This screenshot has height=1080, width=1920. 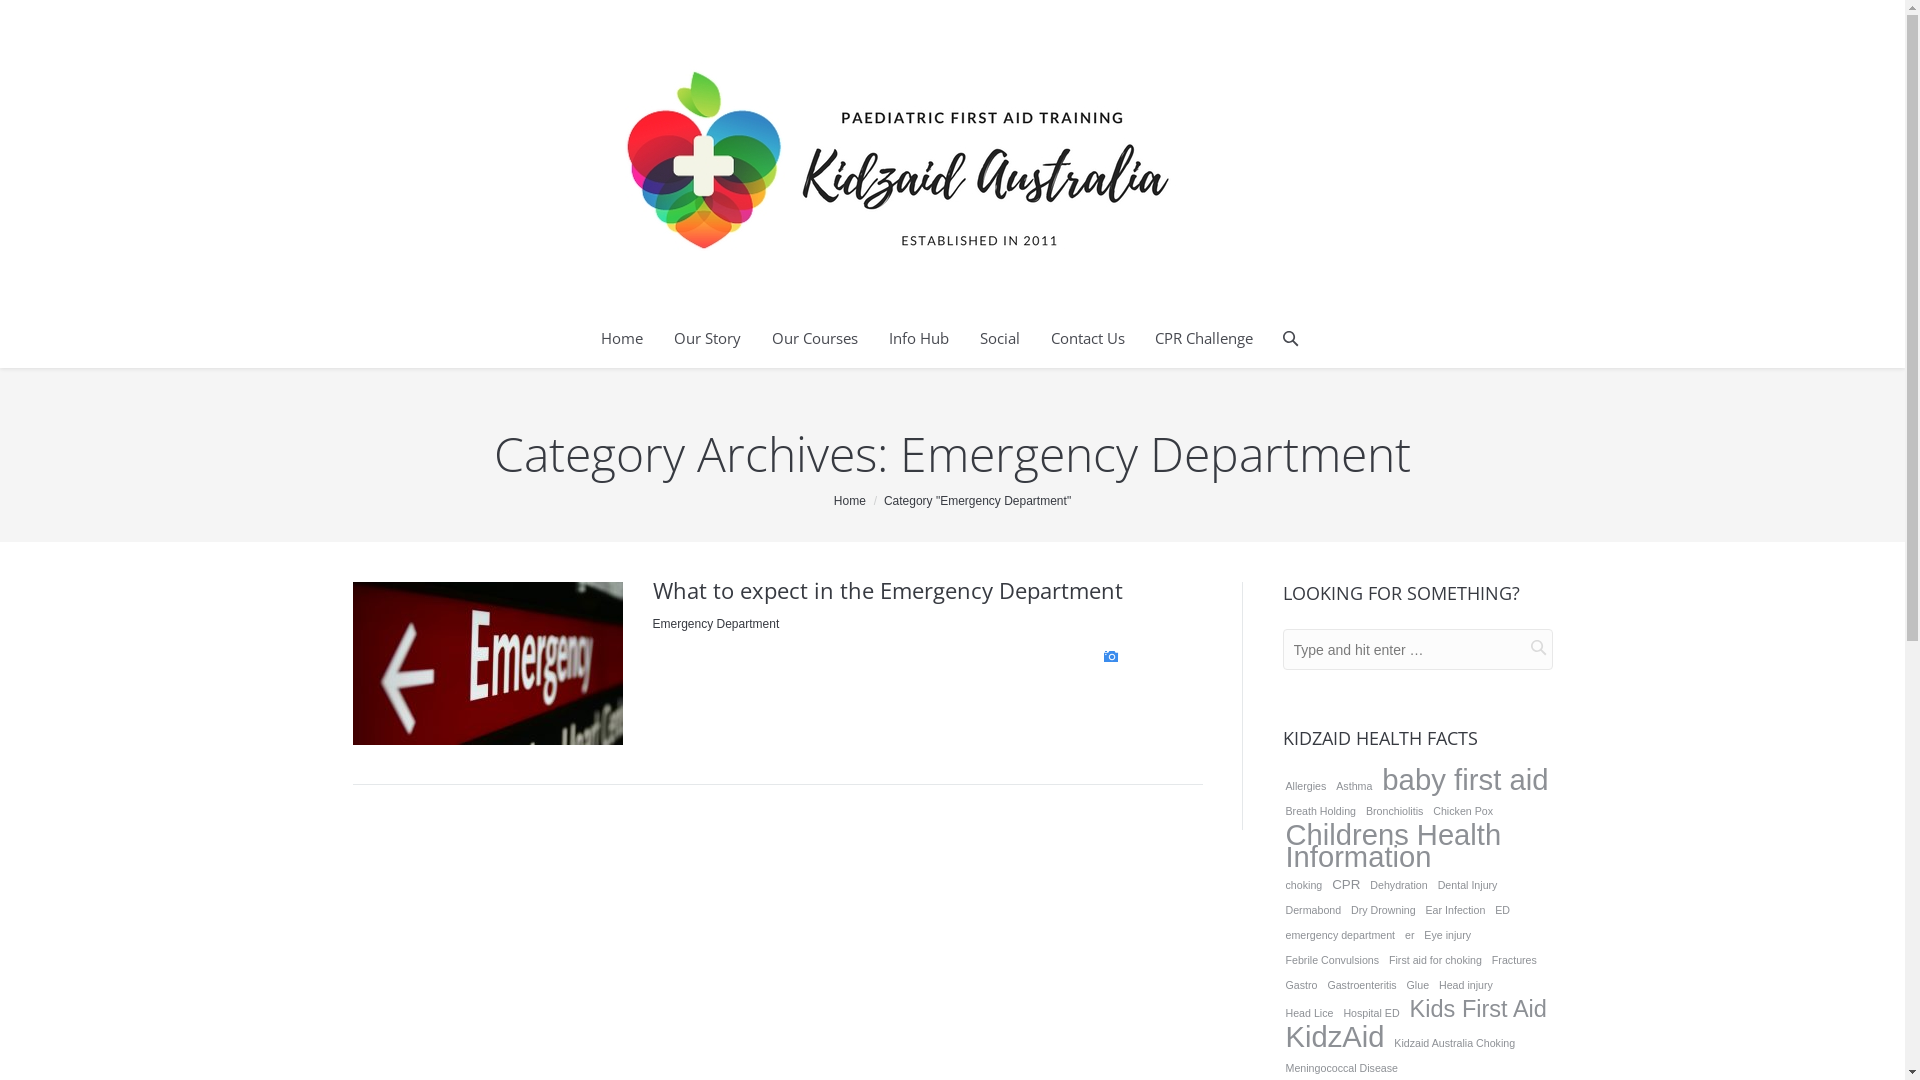 I want to click on 'Kidzaid Australia Choking', so click(x=1454, y=1041).